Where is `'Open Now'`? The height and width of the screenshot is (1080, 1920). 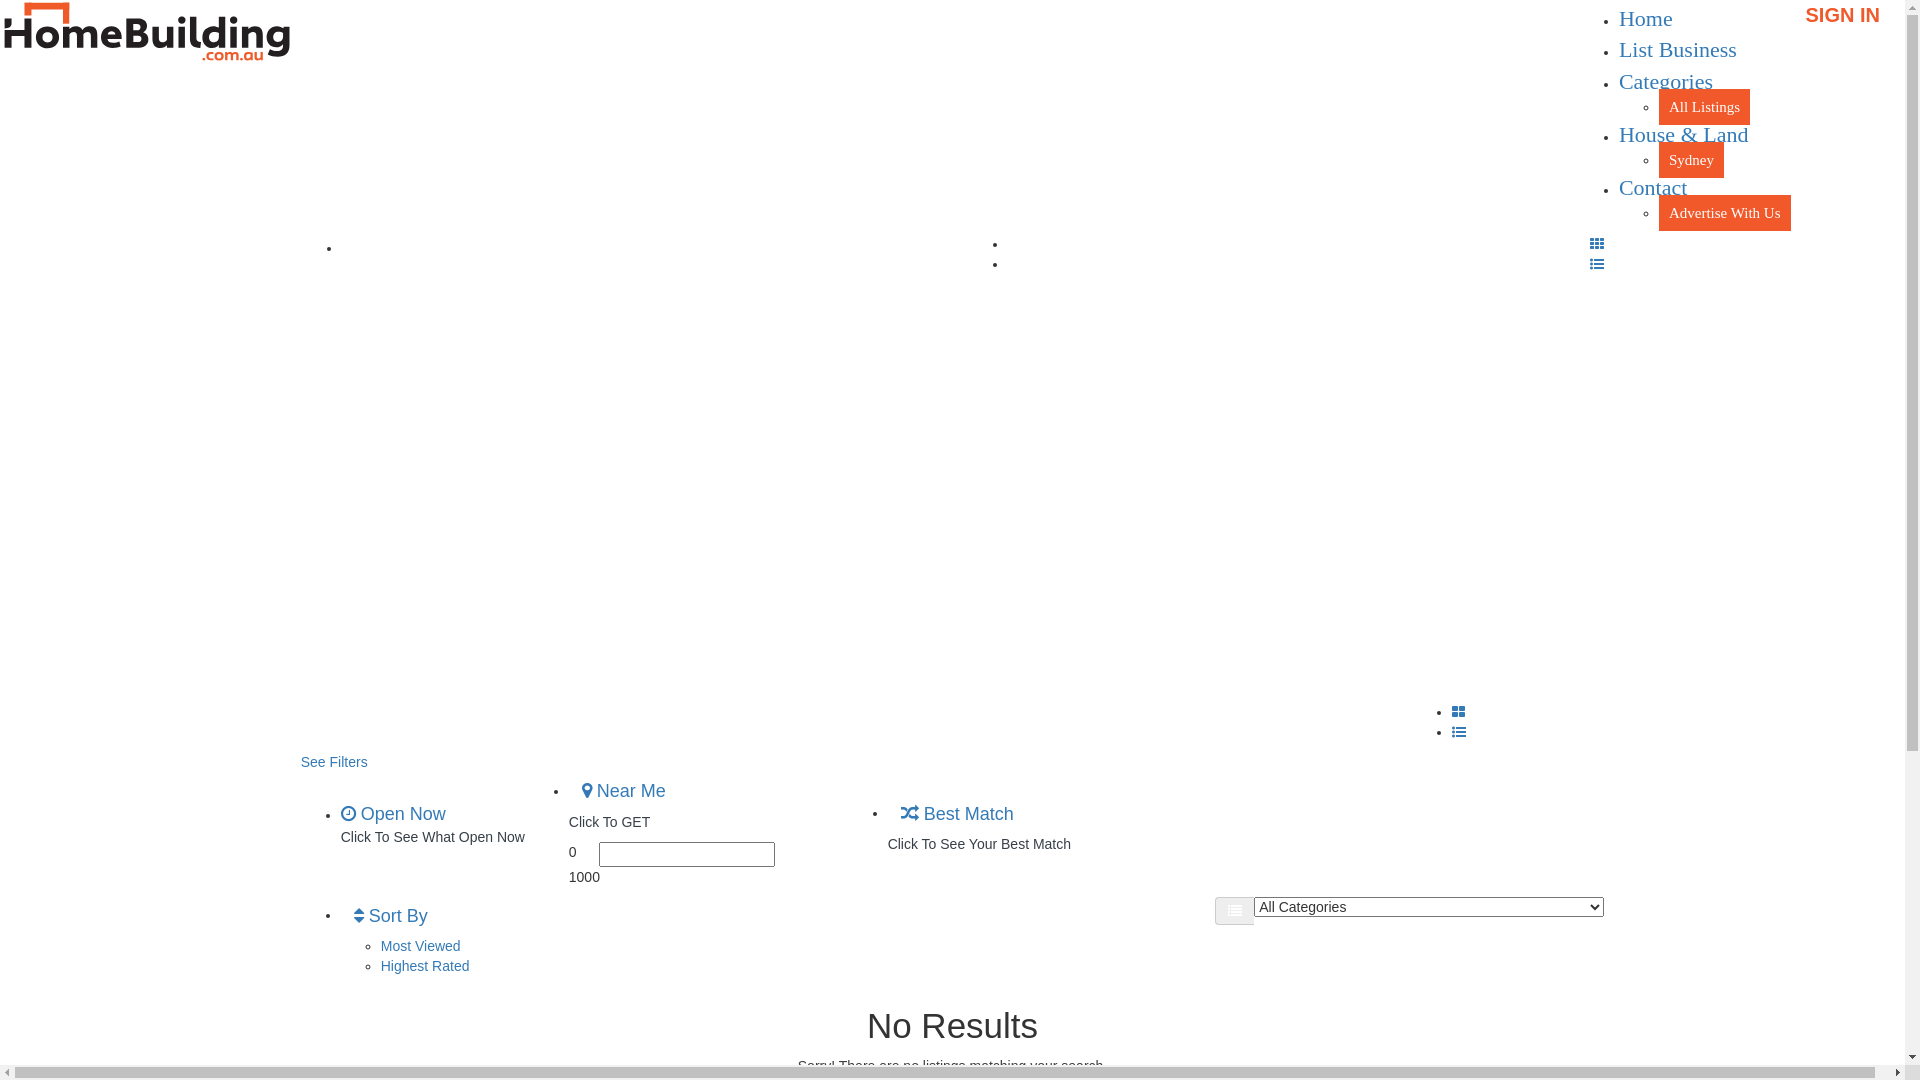
'Open Now' is located at coordinates (393, 813).